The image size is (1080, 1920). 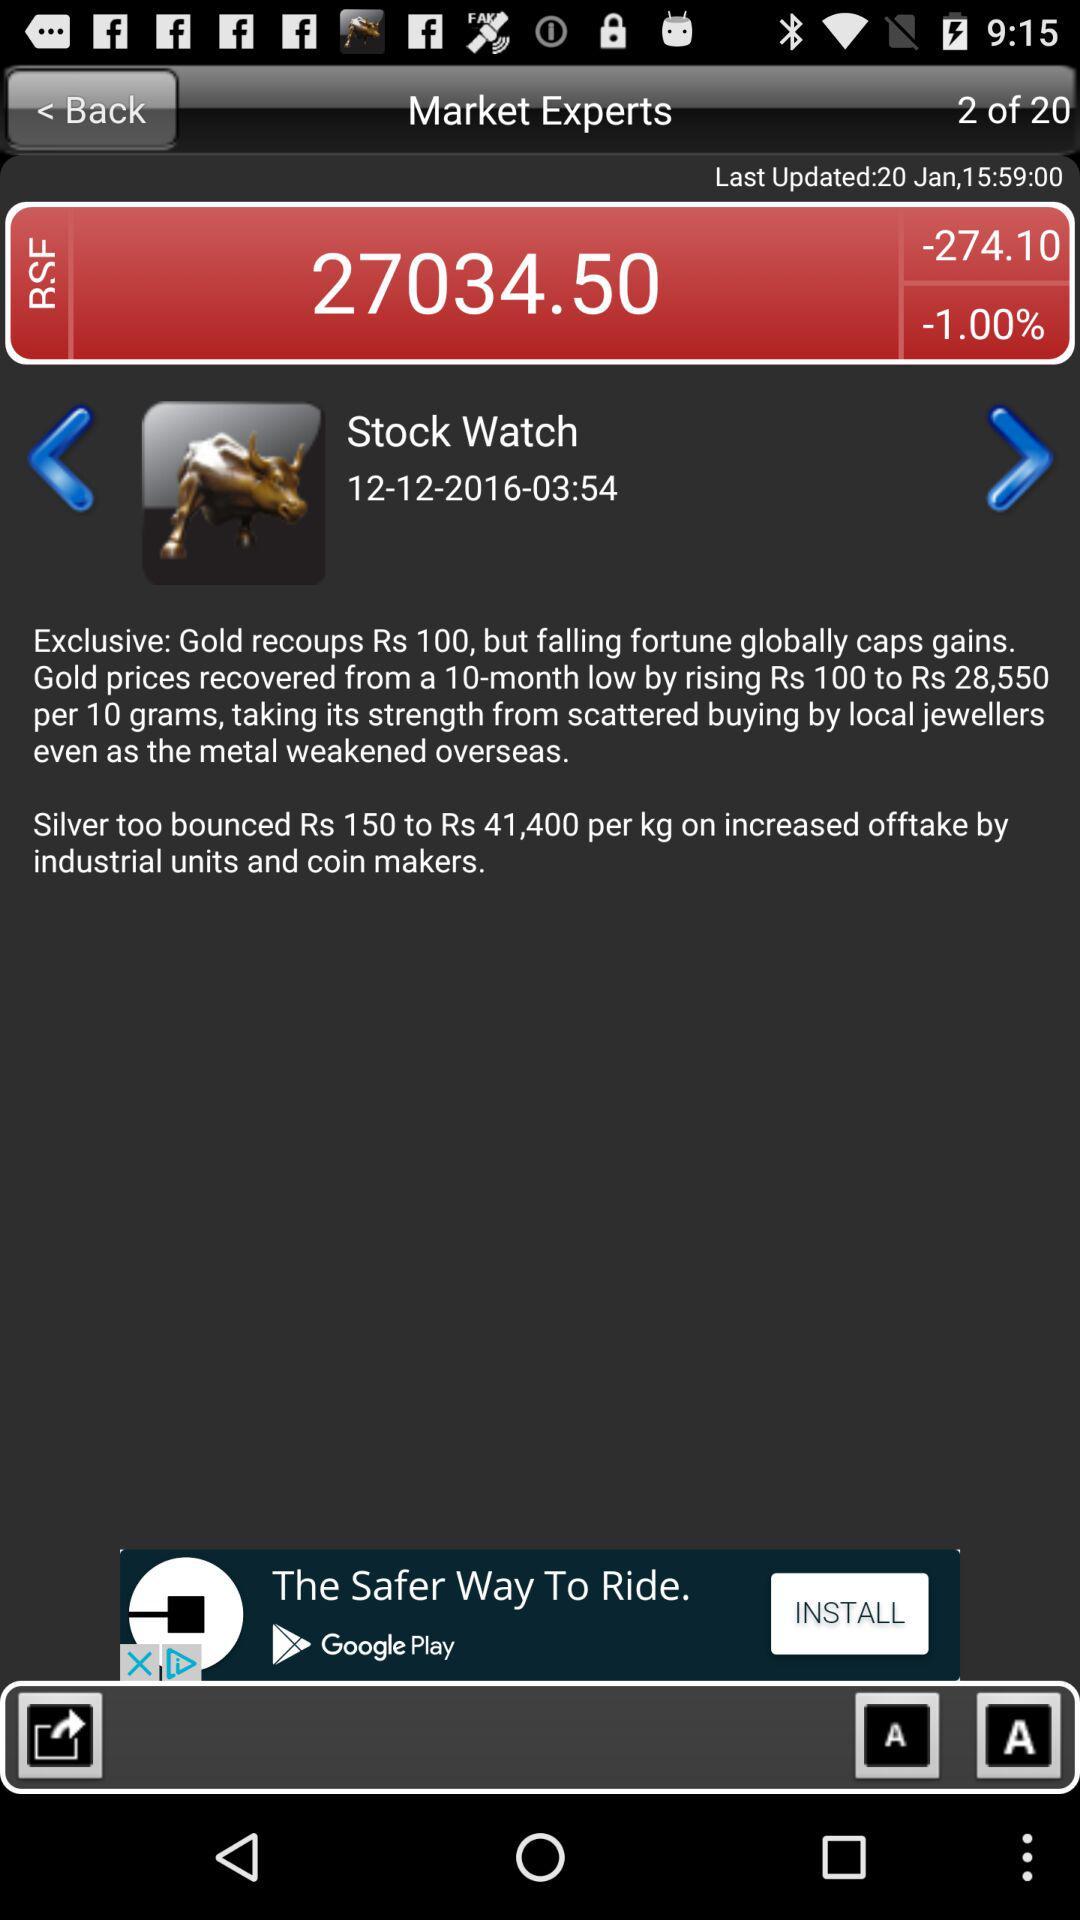 What do you see at coordinates (896, 1740) in the screenshot?
I see `the first icon which is to the right side of the text filed input box` at bounding box center [896, 1740].